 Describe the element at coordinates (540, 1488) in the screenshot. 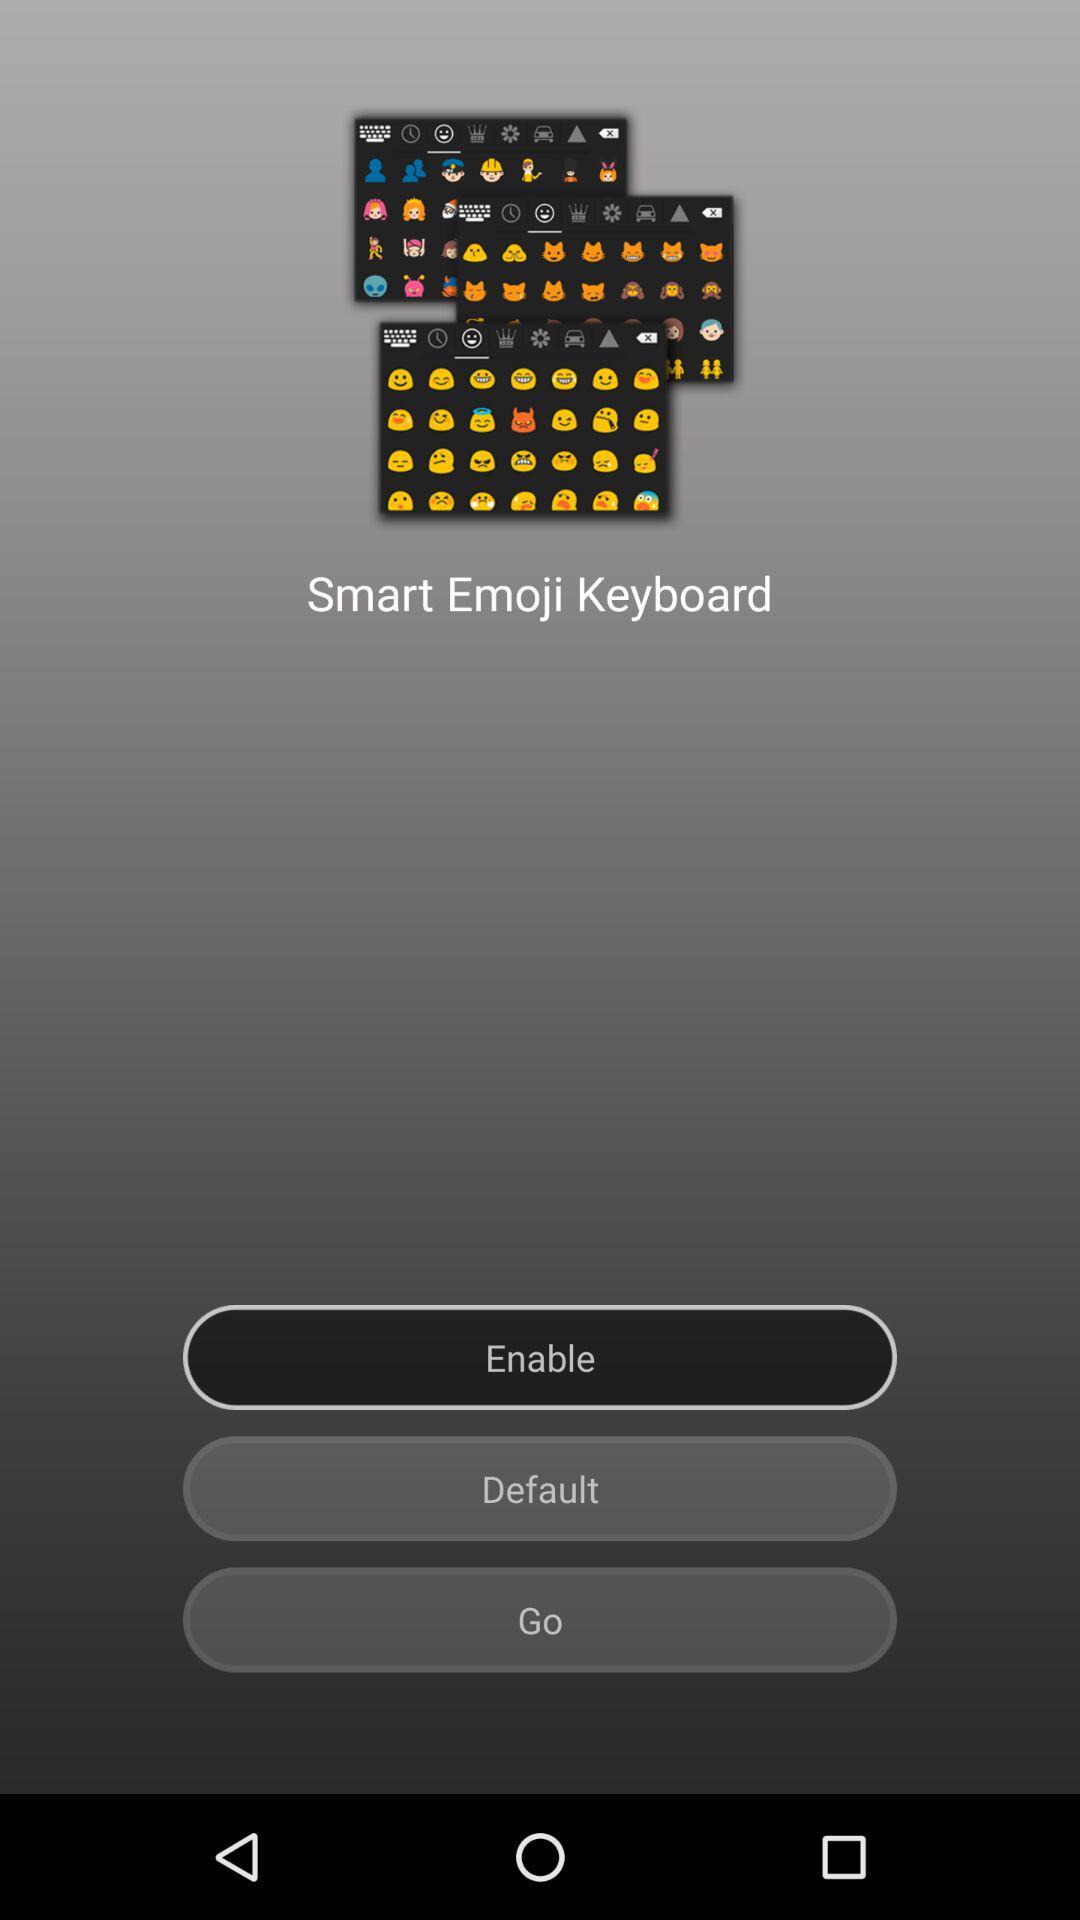

I see `button below the enable button` at that location.